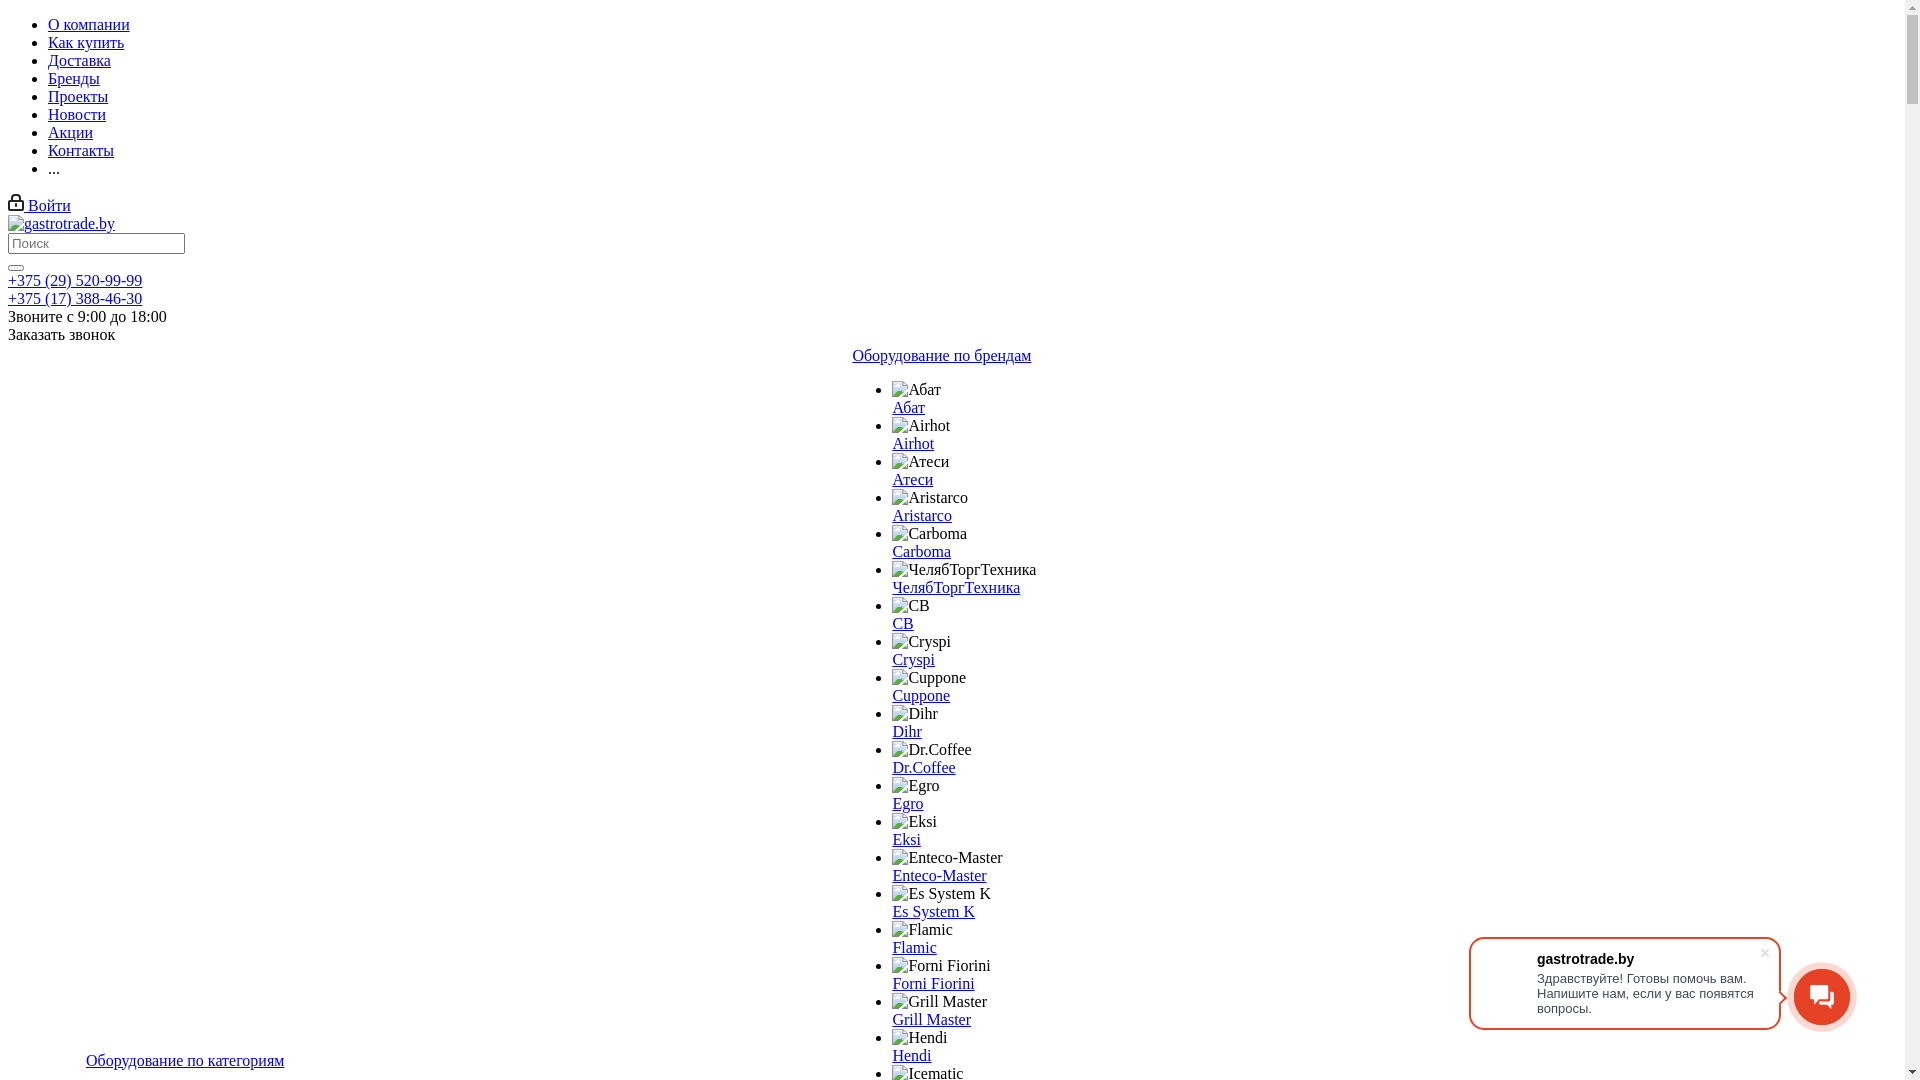 Image resolution: width=1920 pixels, height=1080 pixels. What do you see at coordinates (922, 766) in the screenshot?
I see `'Dr.Coffee'` at bounding box center [922, 766].